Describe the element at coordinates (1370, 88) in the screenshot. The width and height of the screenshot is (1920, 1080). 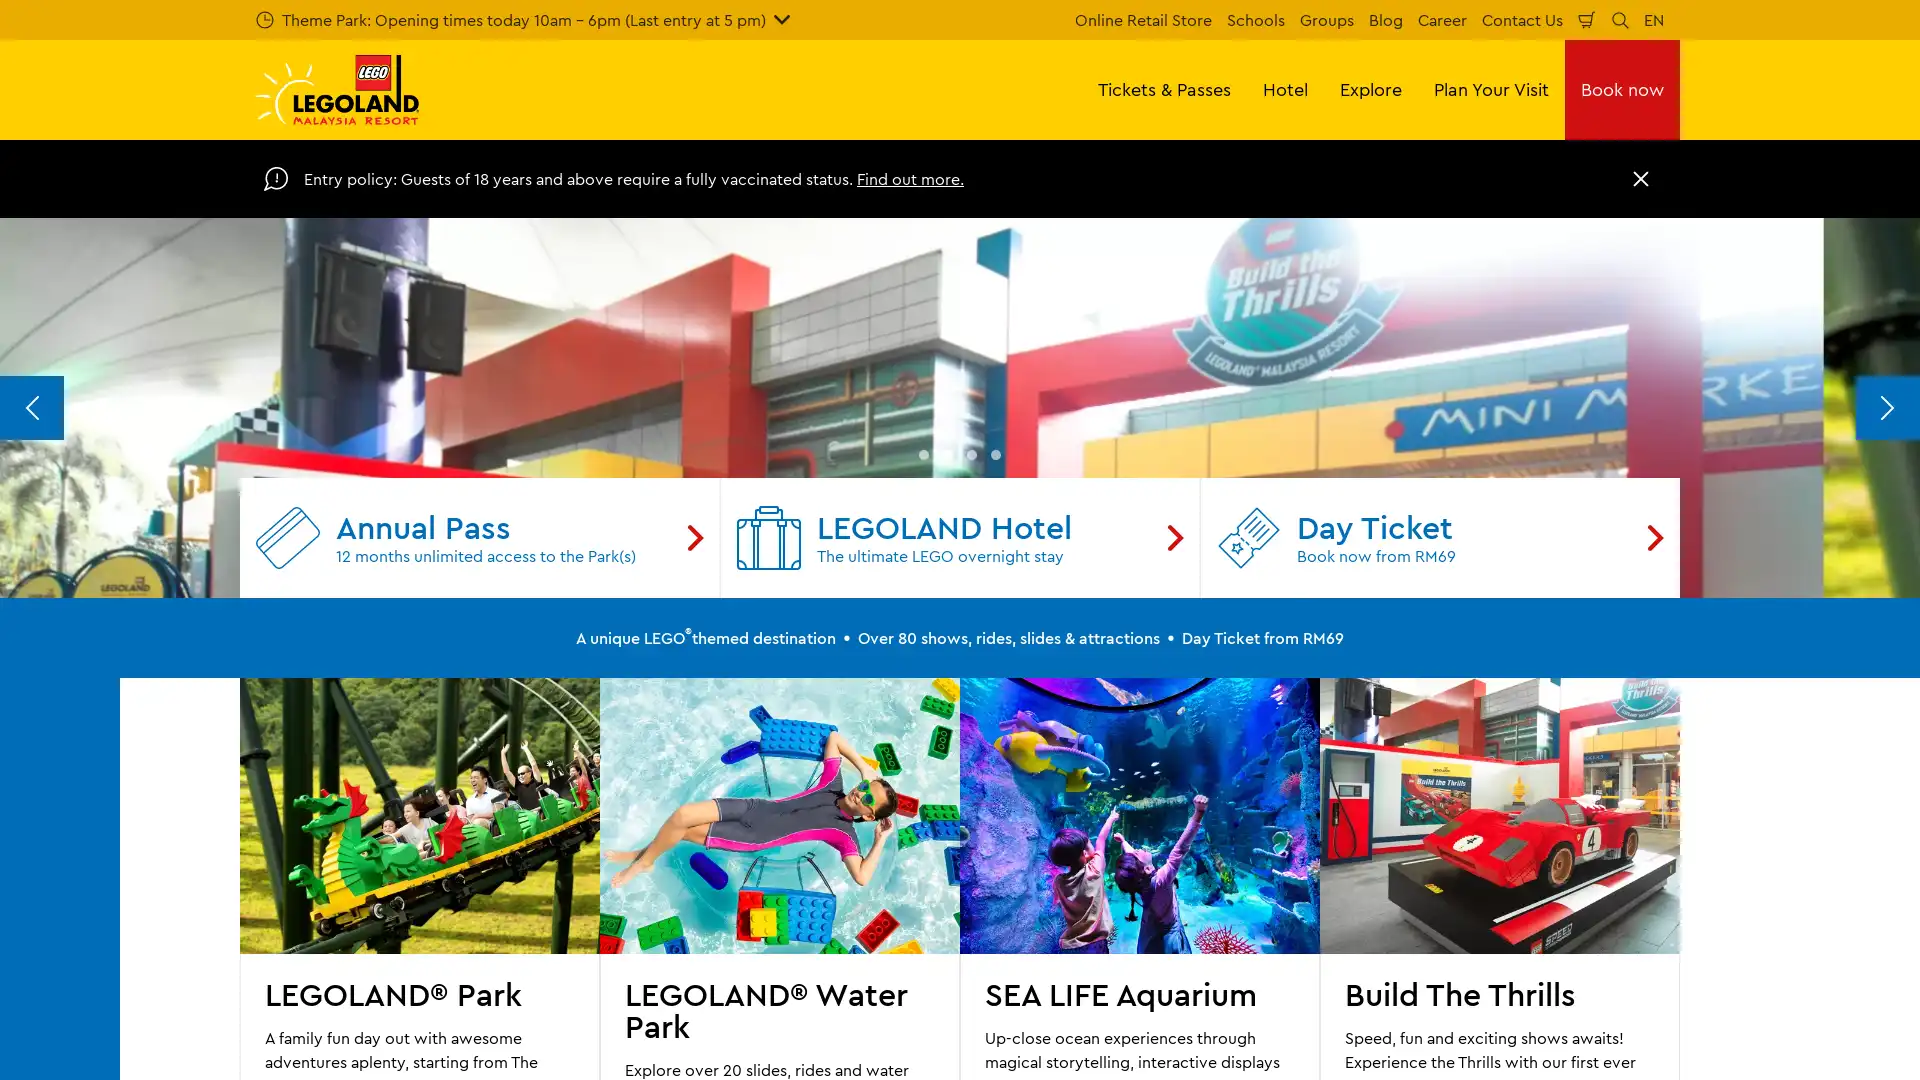
I see `Explore` at that location.